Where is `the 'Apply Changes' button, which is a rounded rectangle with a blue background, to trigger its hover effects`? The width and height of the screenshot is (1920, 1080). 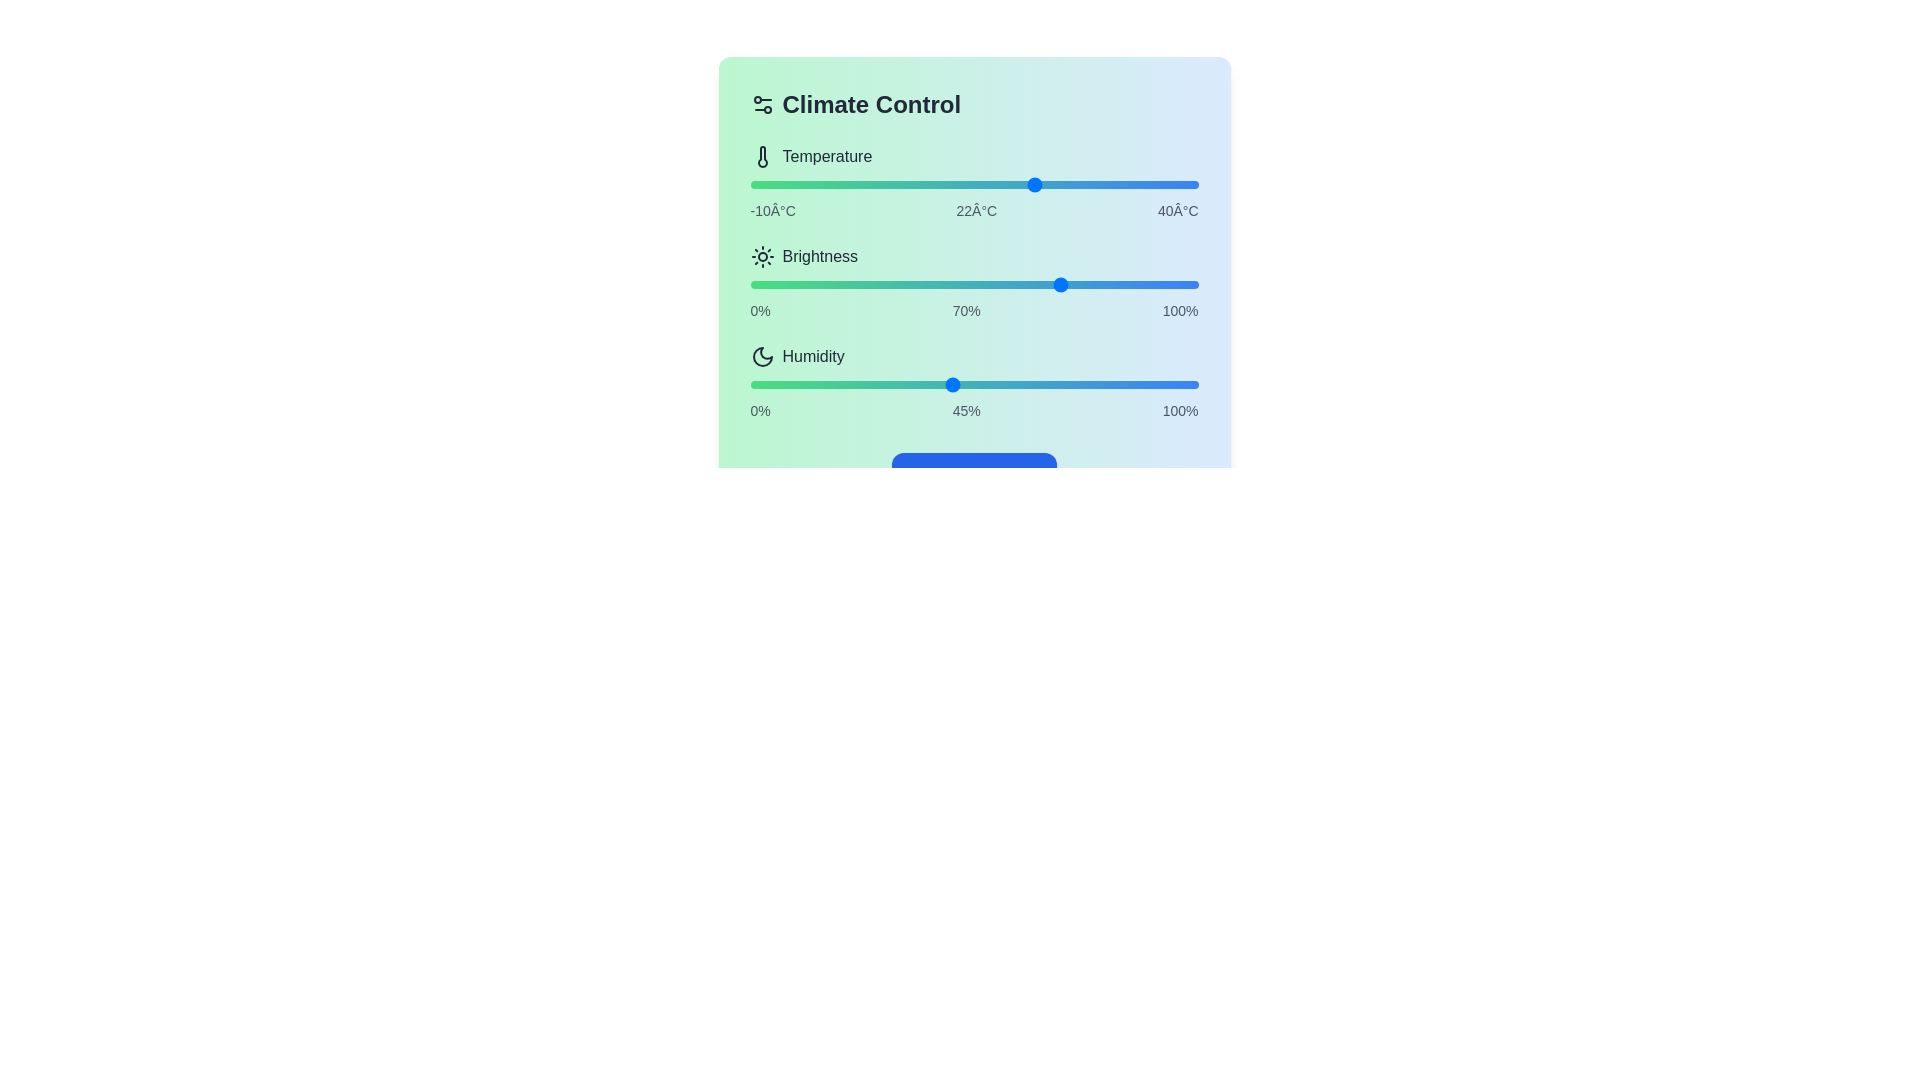
the 'Apply Changes' button, which is a rounded rectangle with a blue background, to trigger its hover effects is located at coordinates (974, 477).